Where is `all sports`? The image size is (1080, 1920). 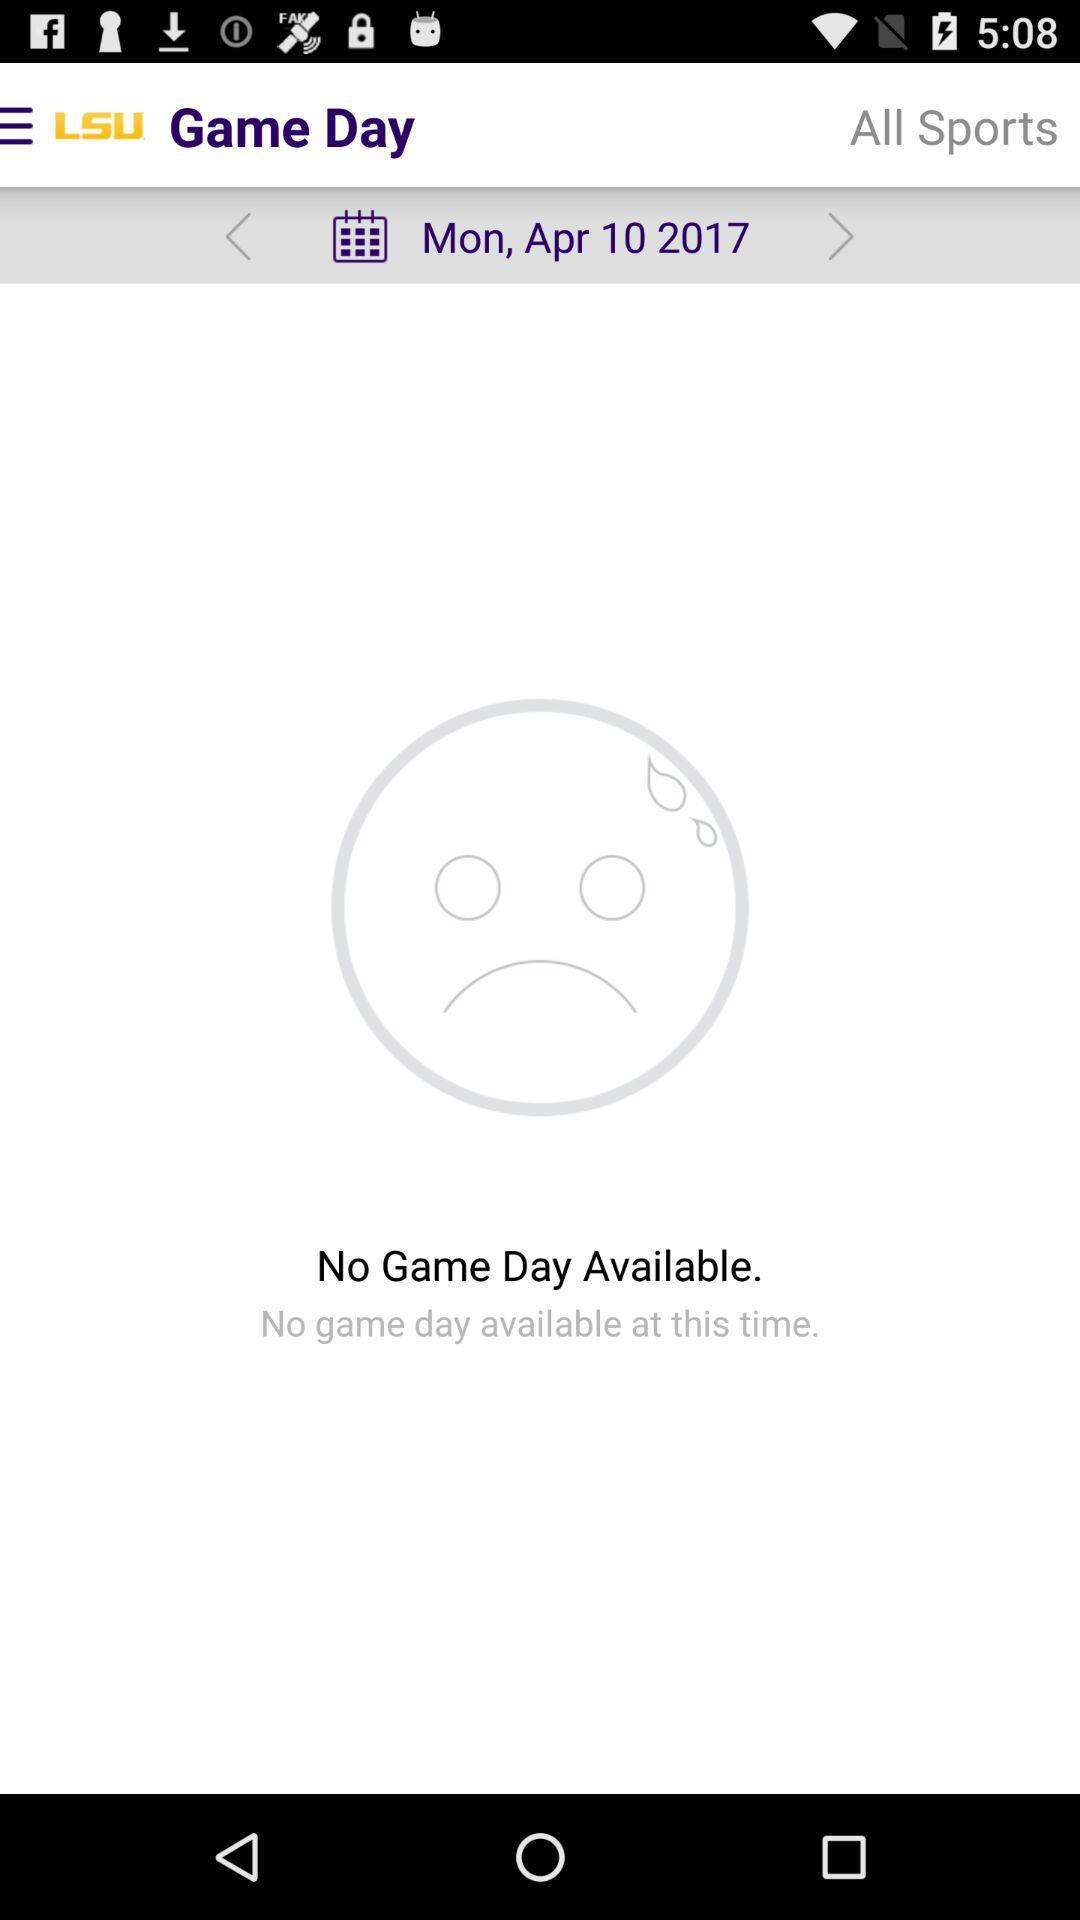
all sports is located at coordinates (953, 124).